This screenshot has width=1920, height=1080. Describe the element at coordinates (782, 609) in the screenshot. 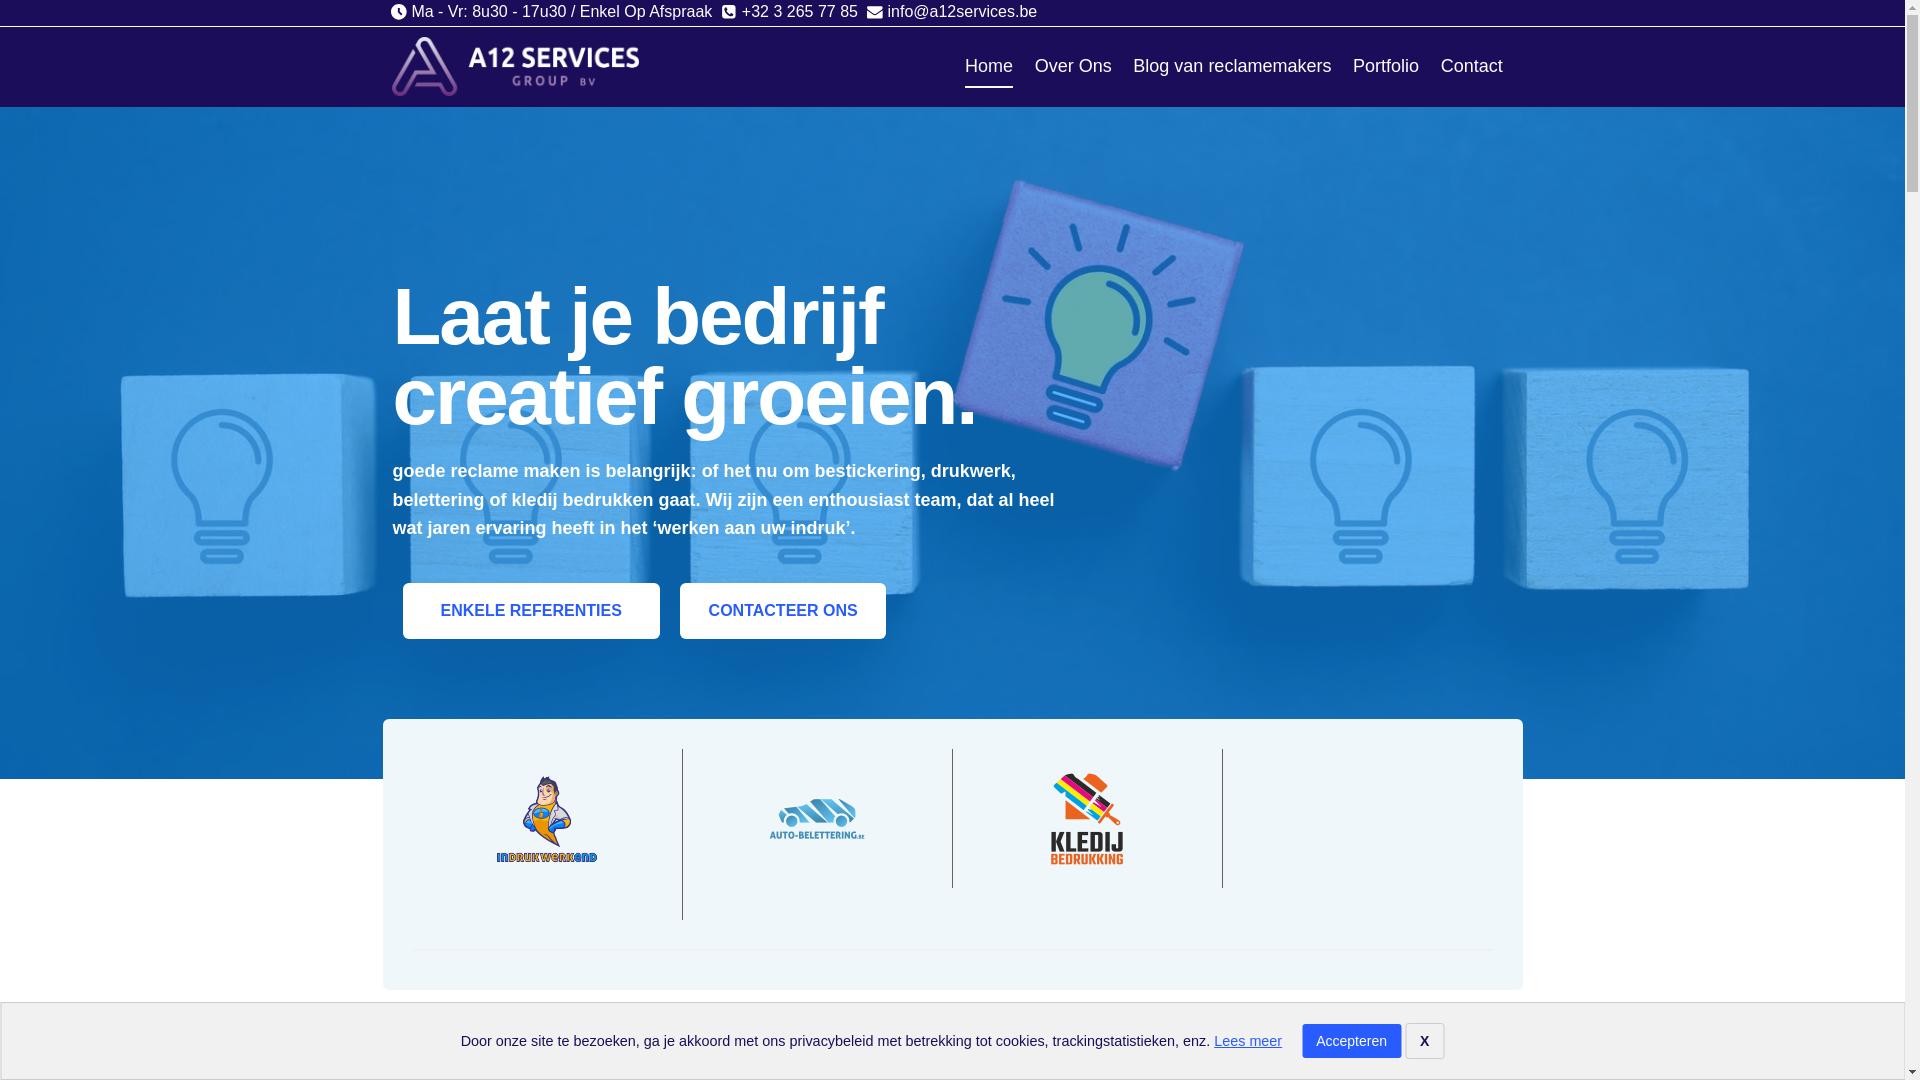

I see `'CONTACTEER ONS'` at that location.